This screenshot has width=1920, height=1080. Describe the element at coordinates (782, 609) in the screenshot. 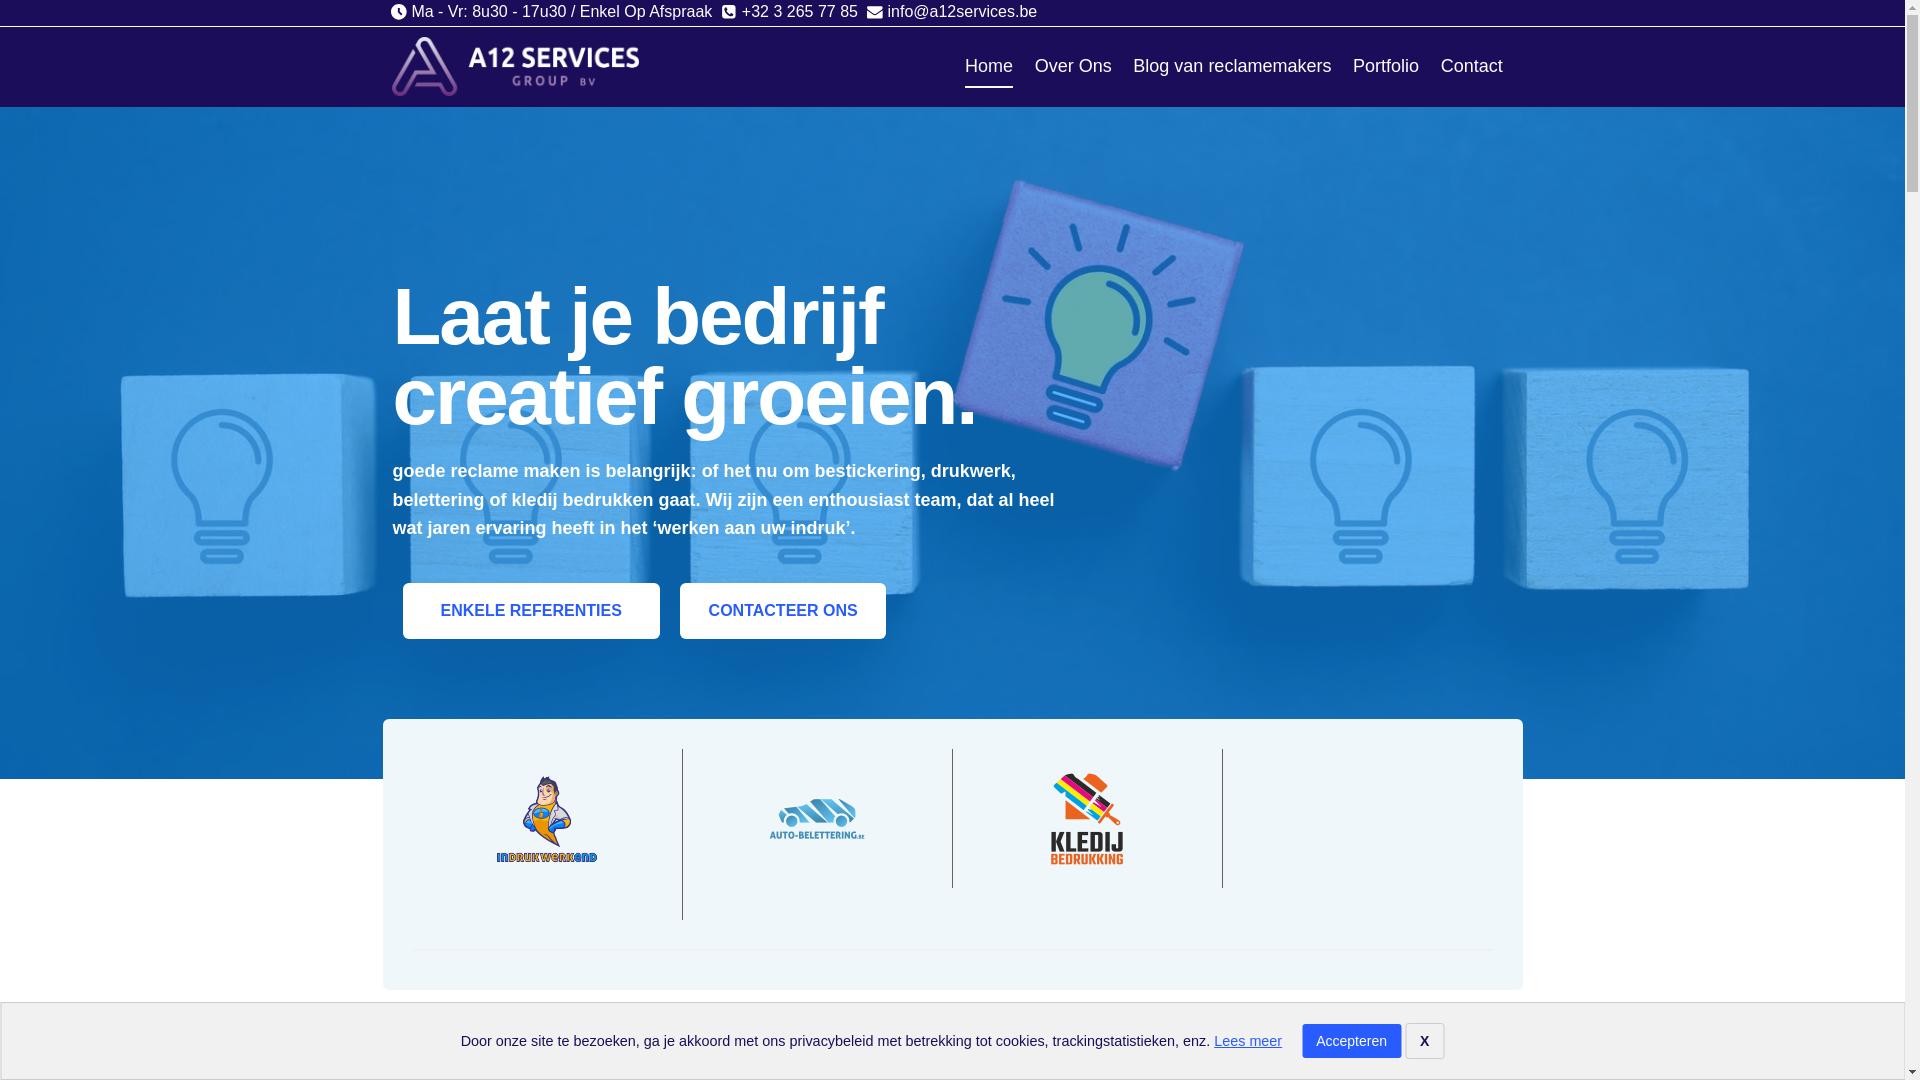

I see `'CONTACTEER ONS'` at that location.